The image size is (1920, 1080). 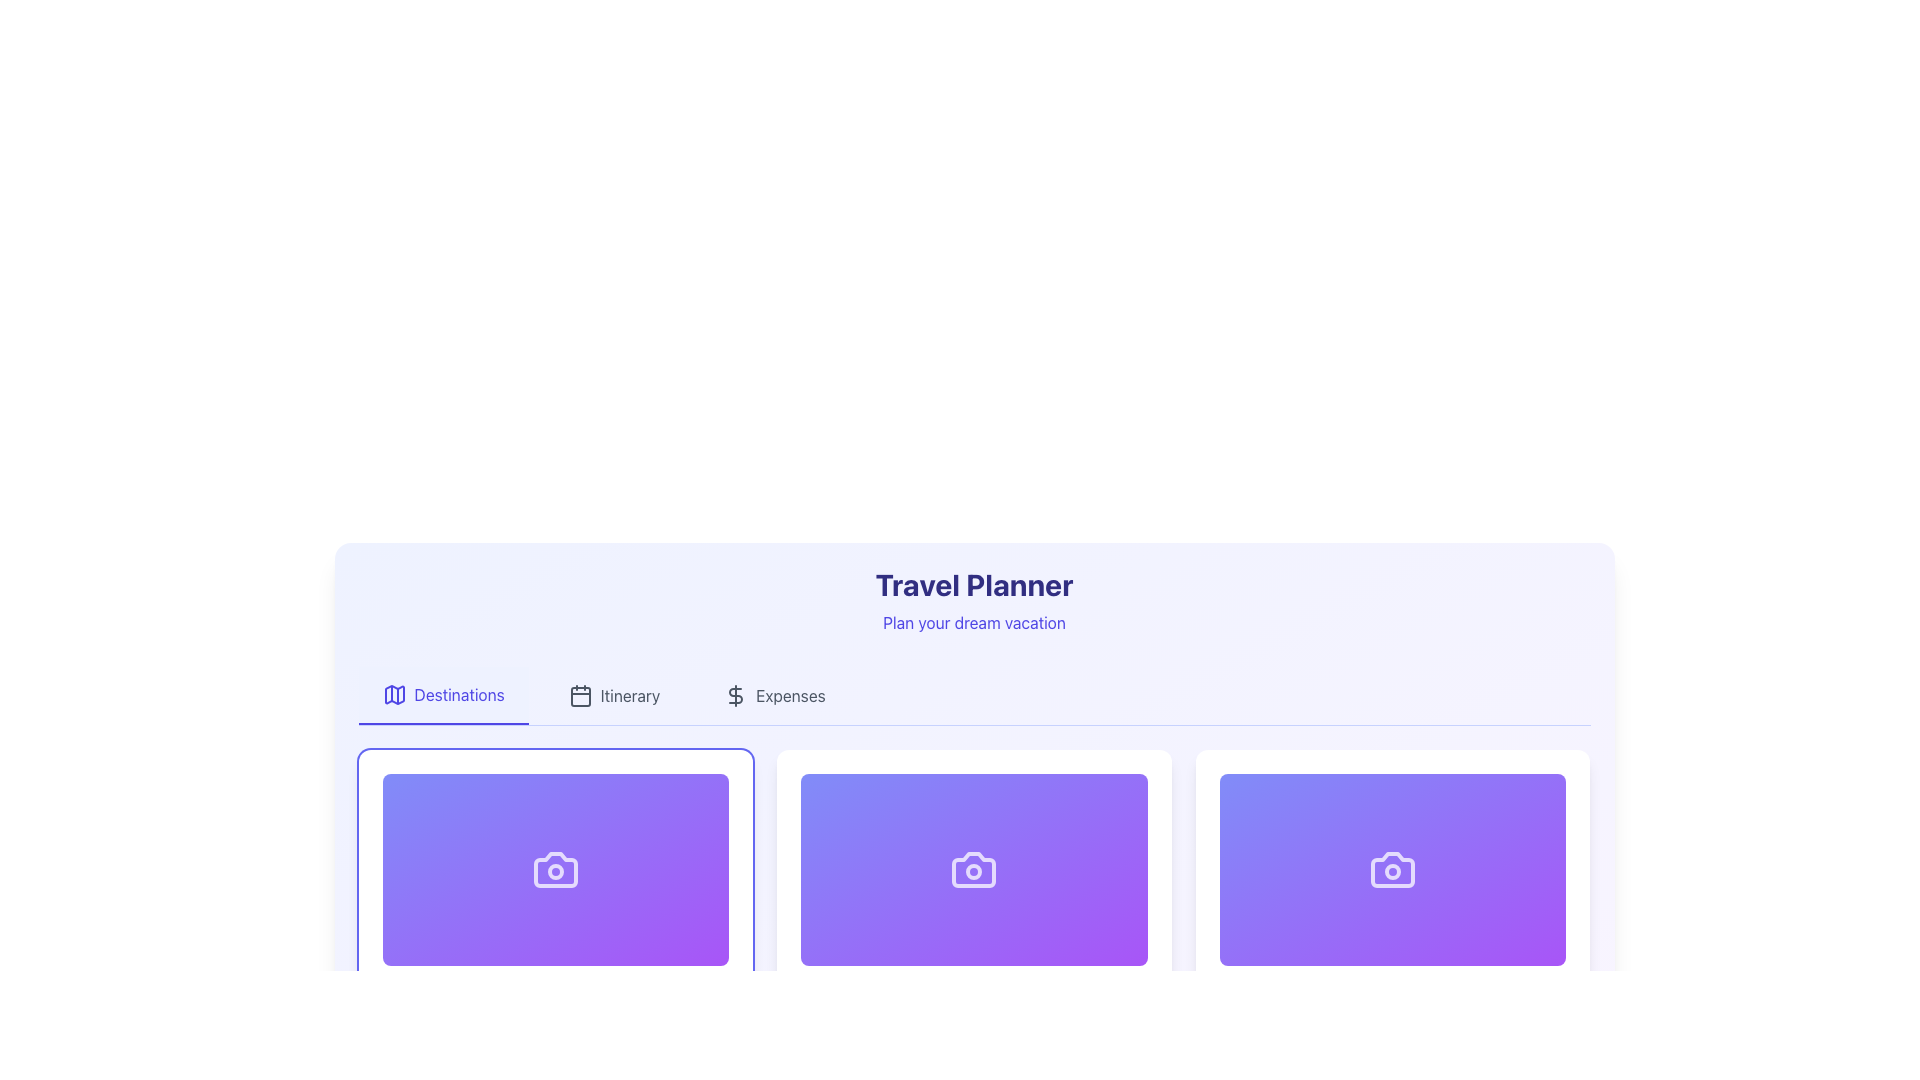 What do you see at coordinates (1392, 870) in the screenshot?
I see `the Circle within the SVG graphic that represents a decorative or functional part of the camera icon, located slightly towards the bottom-right of the icon design` at bounding box center [1392, 870].